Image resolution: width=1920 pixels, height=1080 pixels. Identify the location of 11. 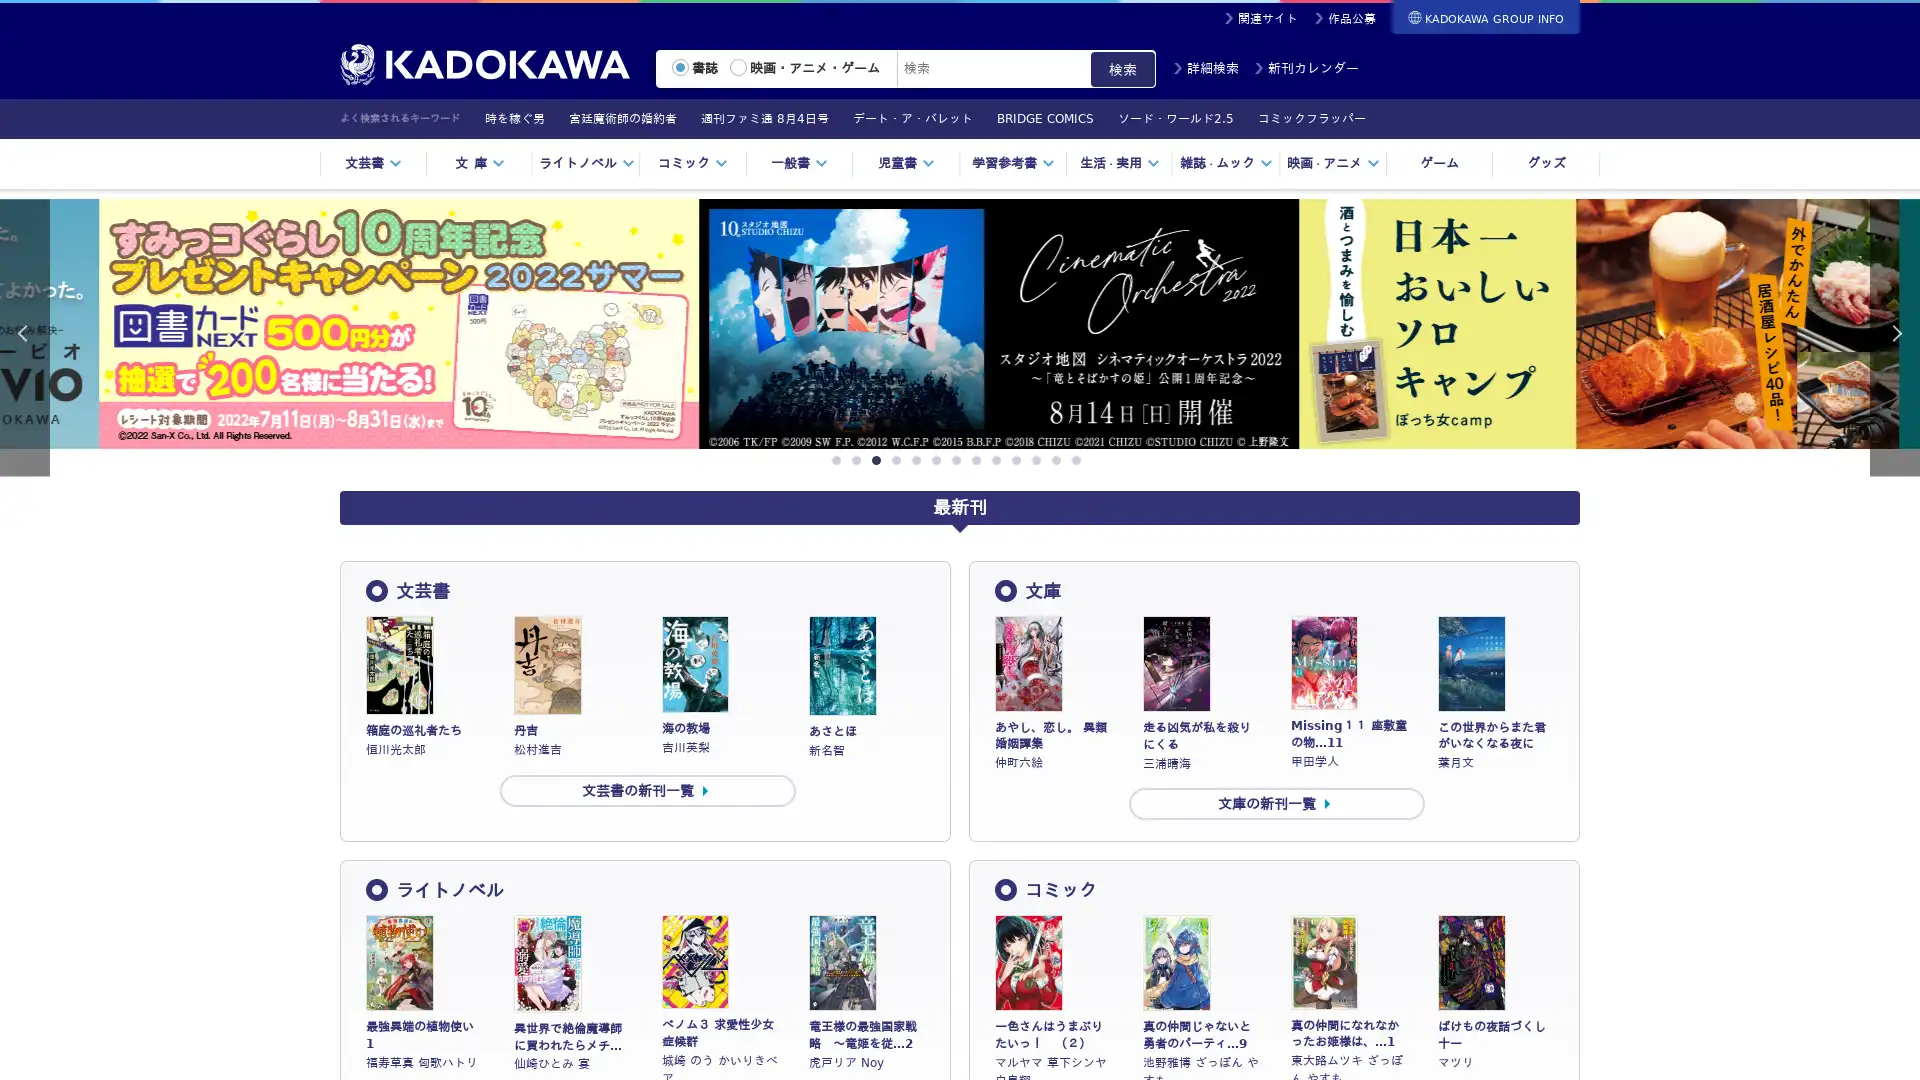
(1040, 461).